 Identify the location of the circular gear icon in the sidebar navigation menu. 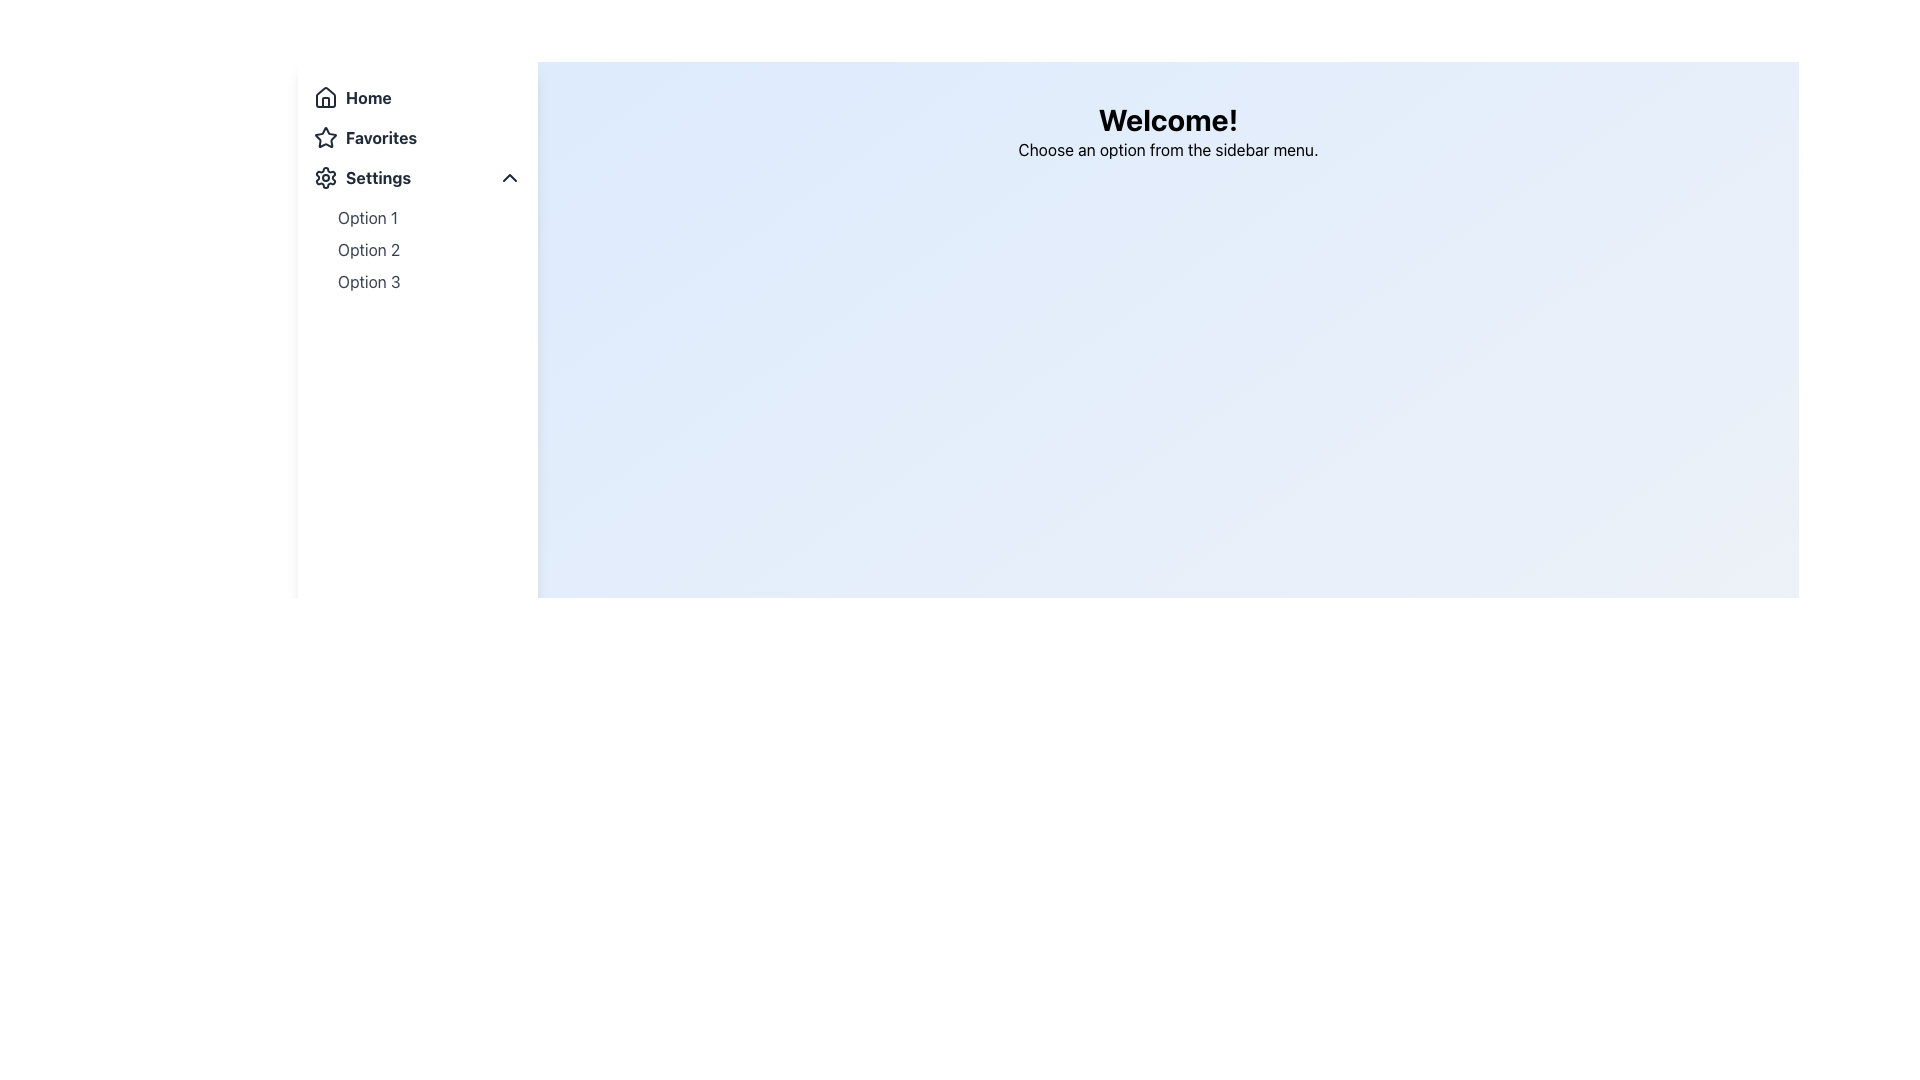
(326, 176).